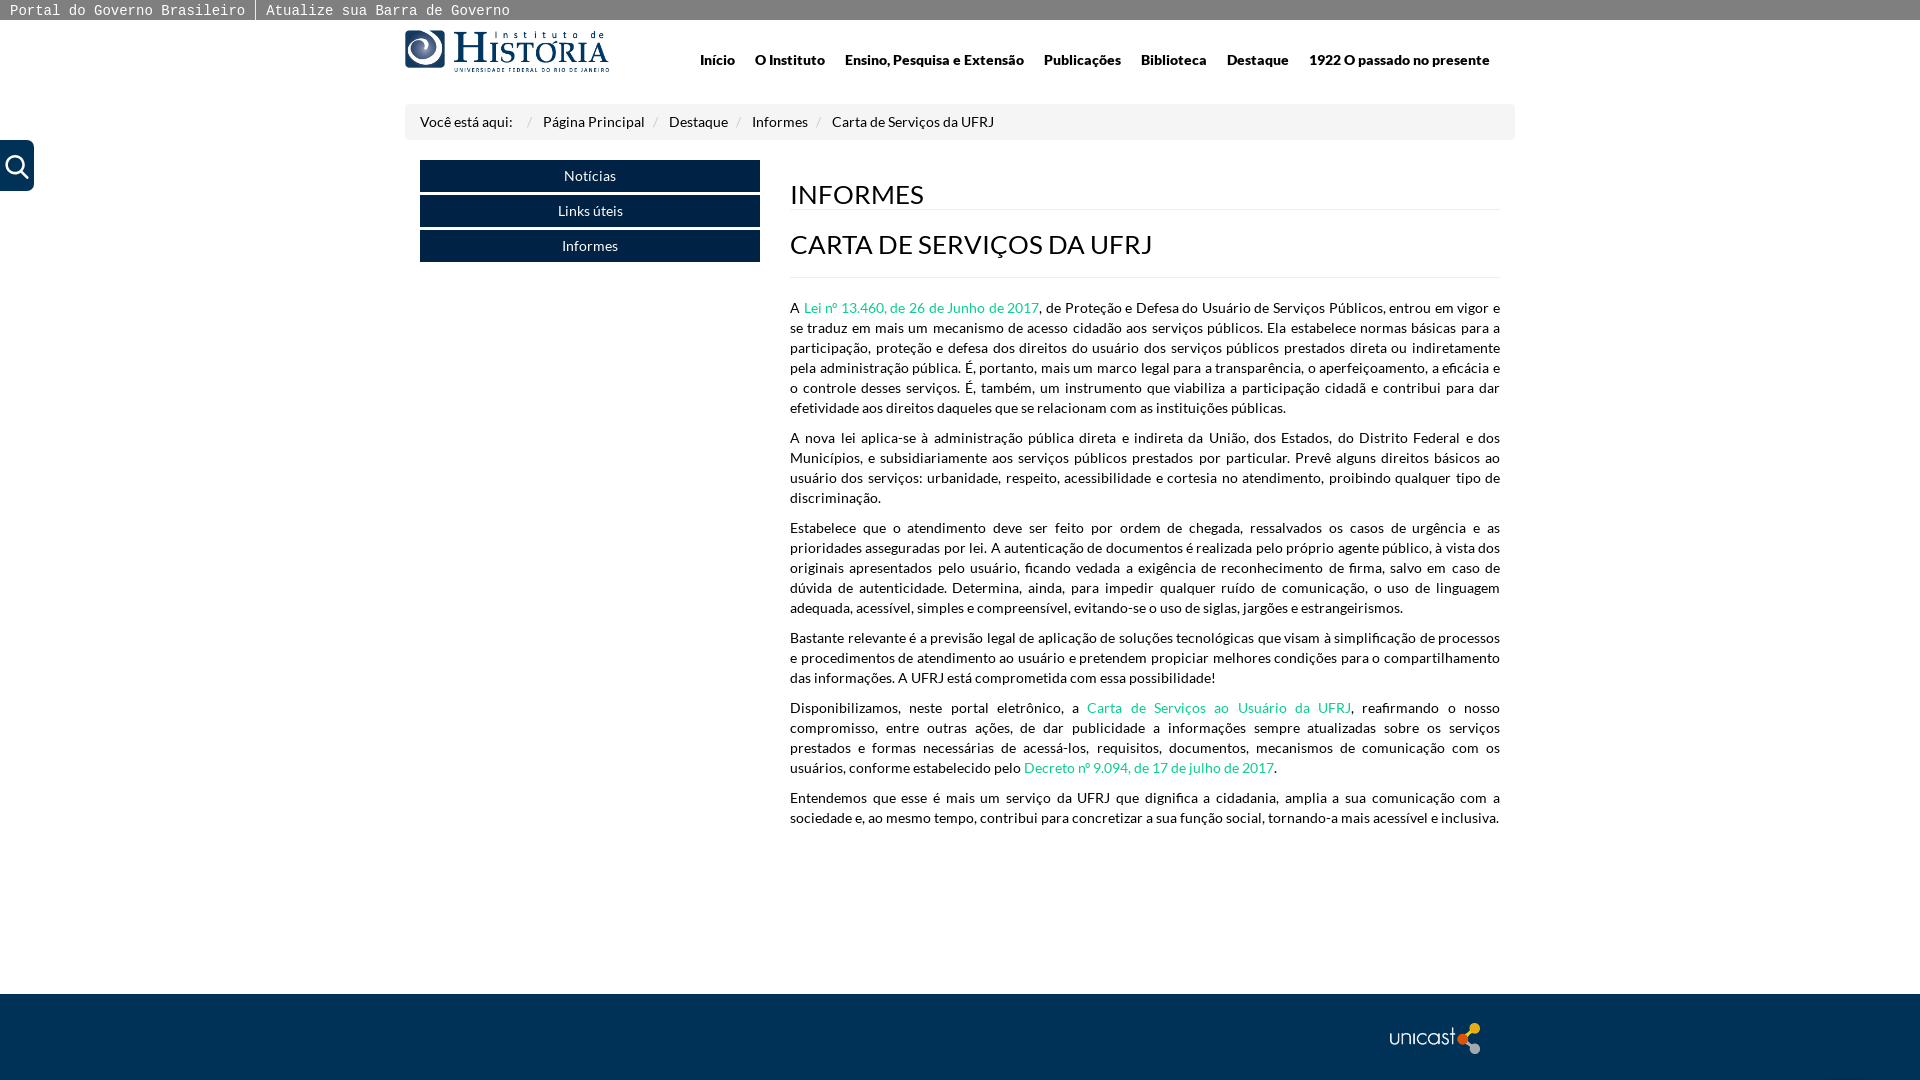 The width and height of the screenshot is (1920, 1080). Describe the element at coordinates (751, 121) in the screenshot. I see `'Informes'` at that location.